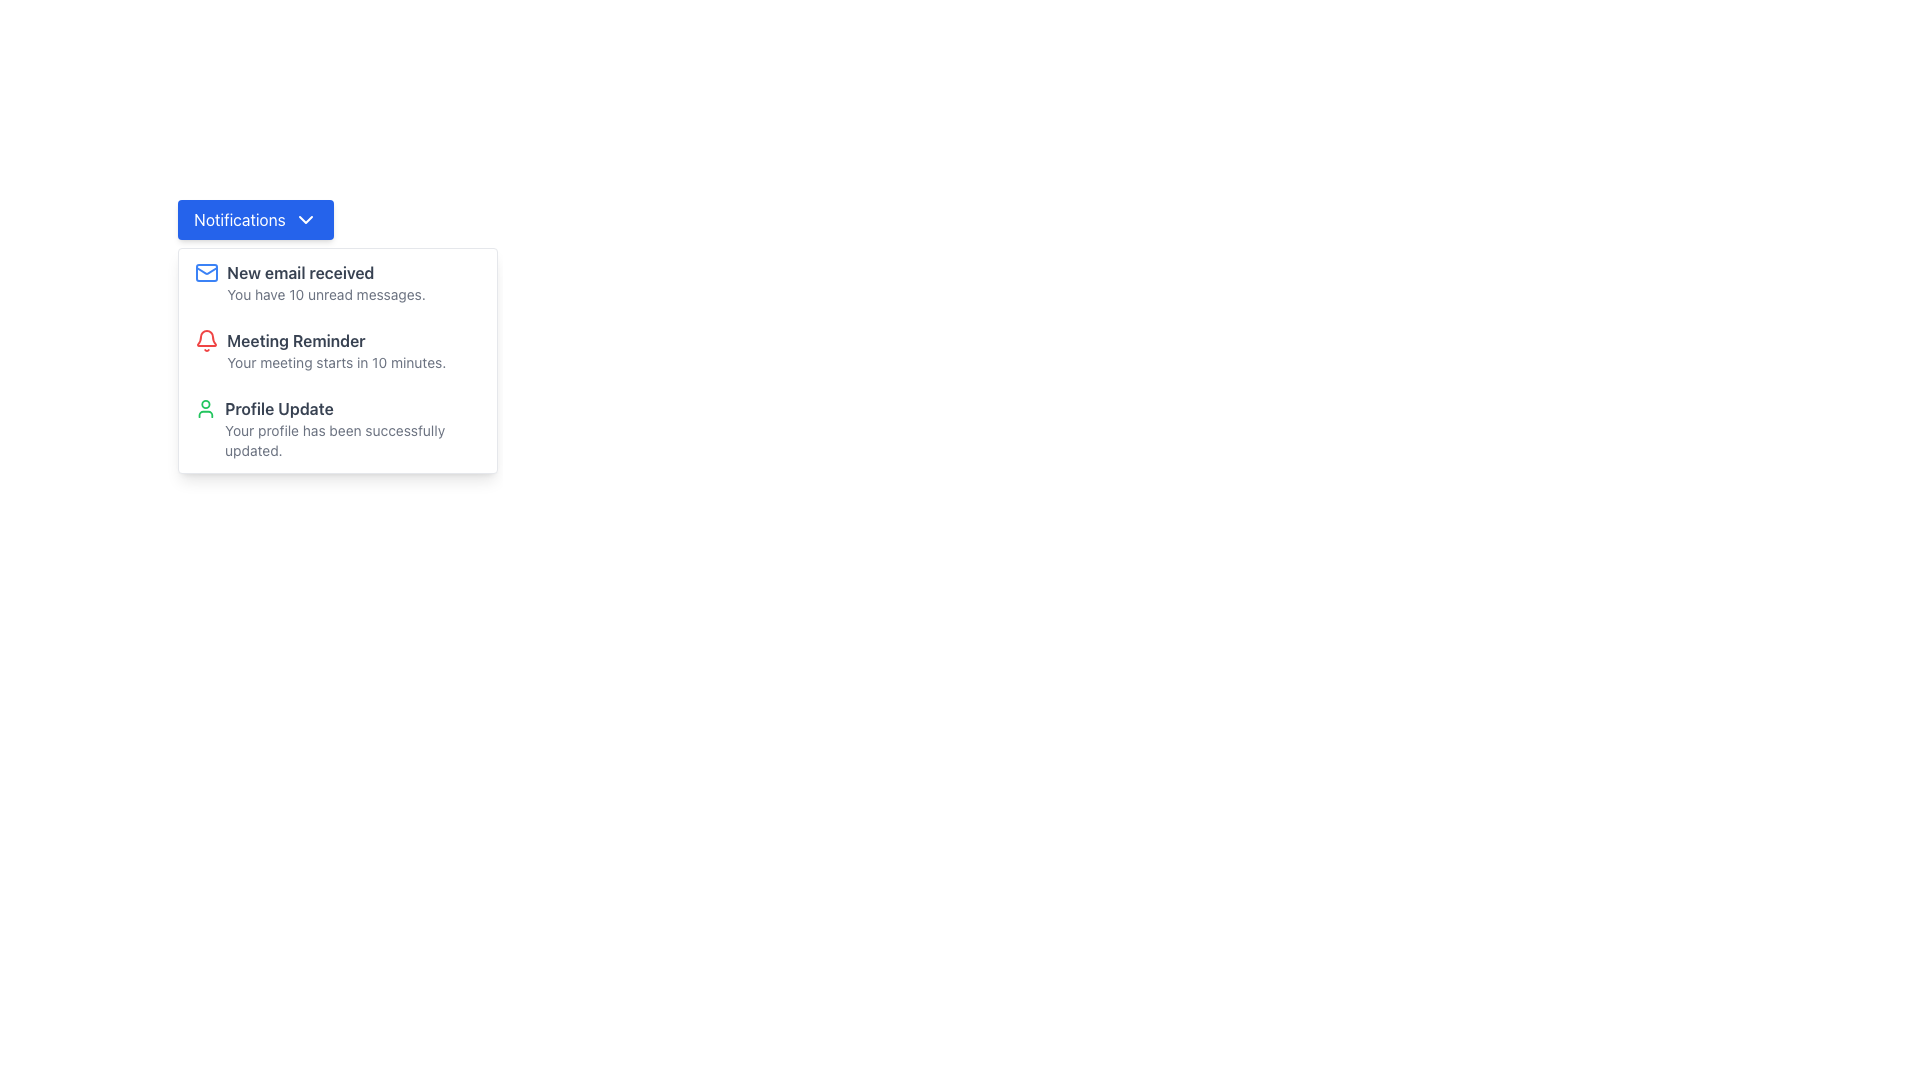 The width and height of the screenshot is (1920, 1080). What do you see at coordinates (338, 350) in the screenshot?
I see `the second notification item in the dropdown panel to acknowledge or view the notification details` at bounding box center [338, 350].